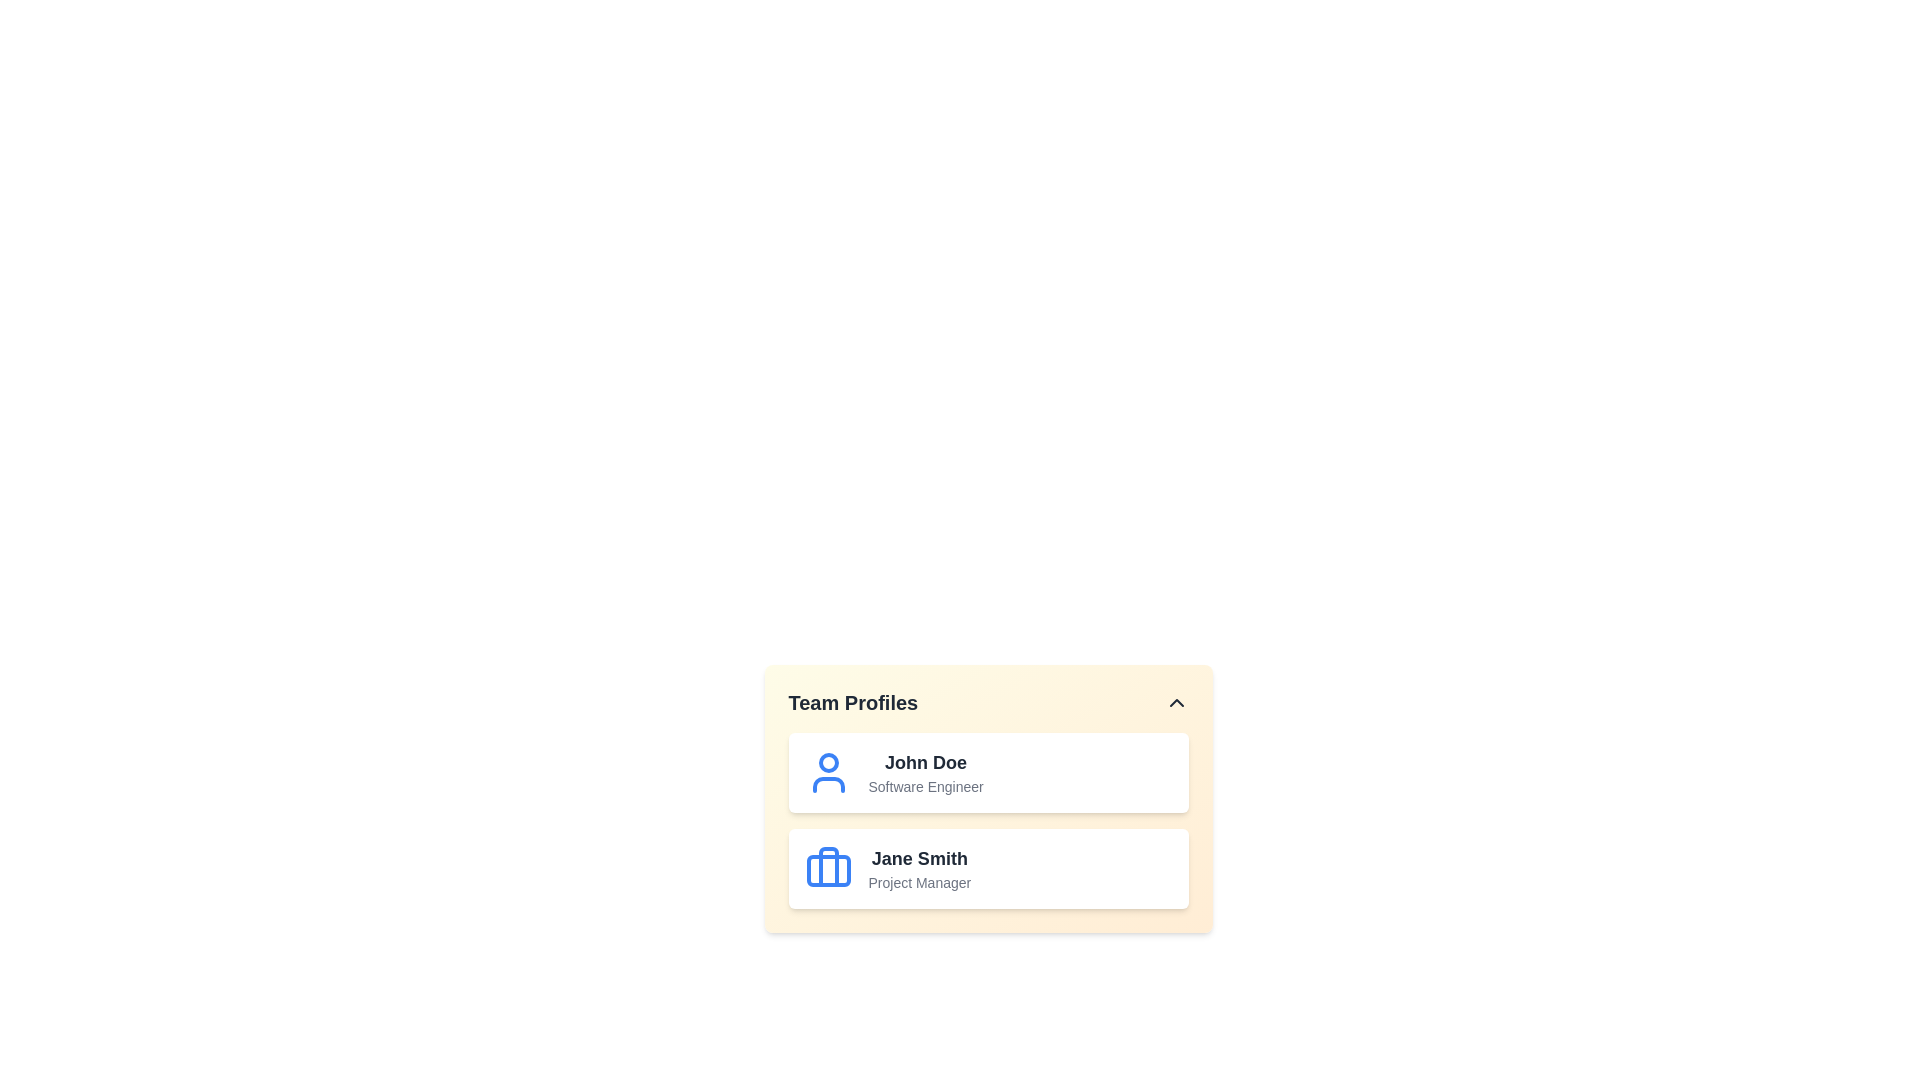 This screenshot has height=1080, width=1920. What do you see at coordinates (828, 763) in the screenshot?
I see `the blue circular shape within the SVG graphic of a person's icon, located at the top part of the icon for accessibility settings` at bounding box center [828, 763].